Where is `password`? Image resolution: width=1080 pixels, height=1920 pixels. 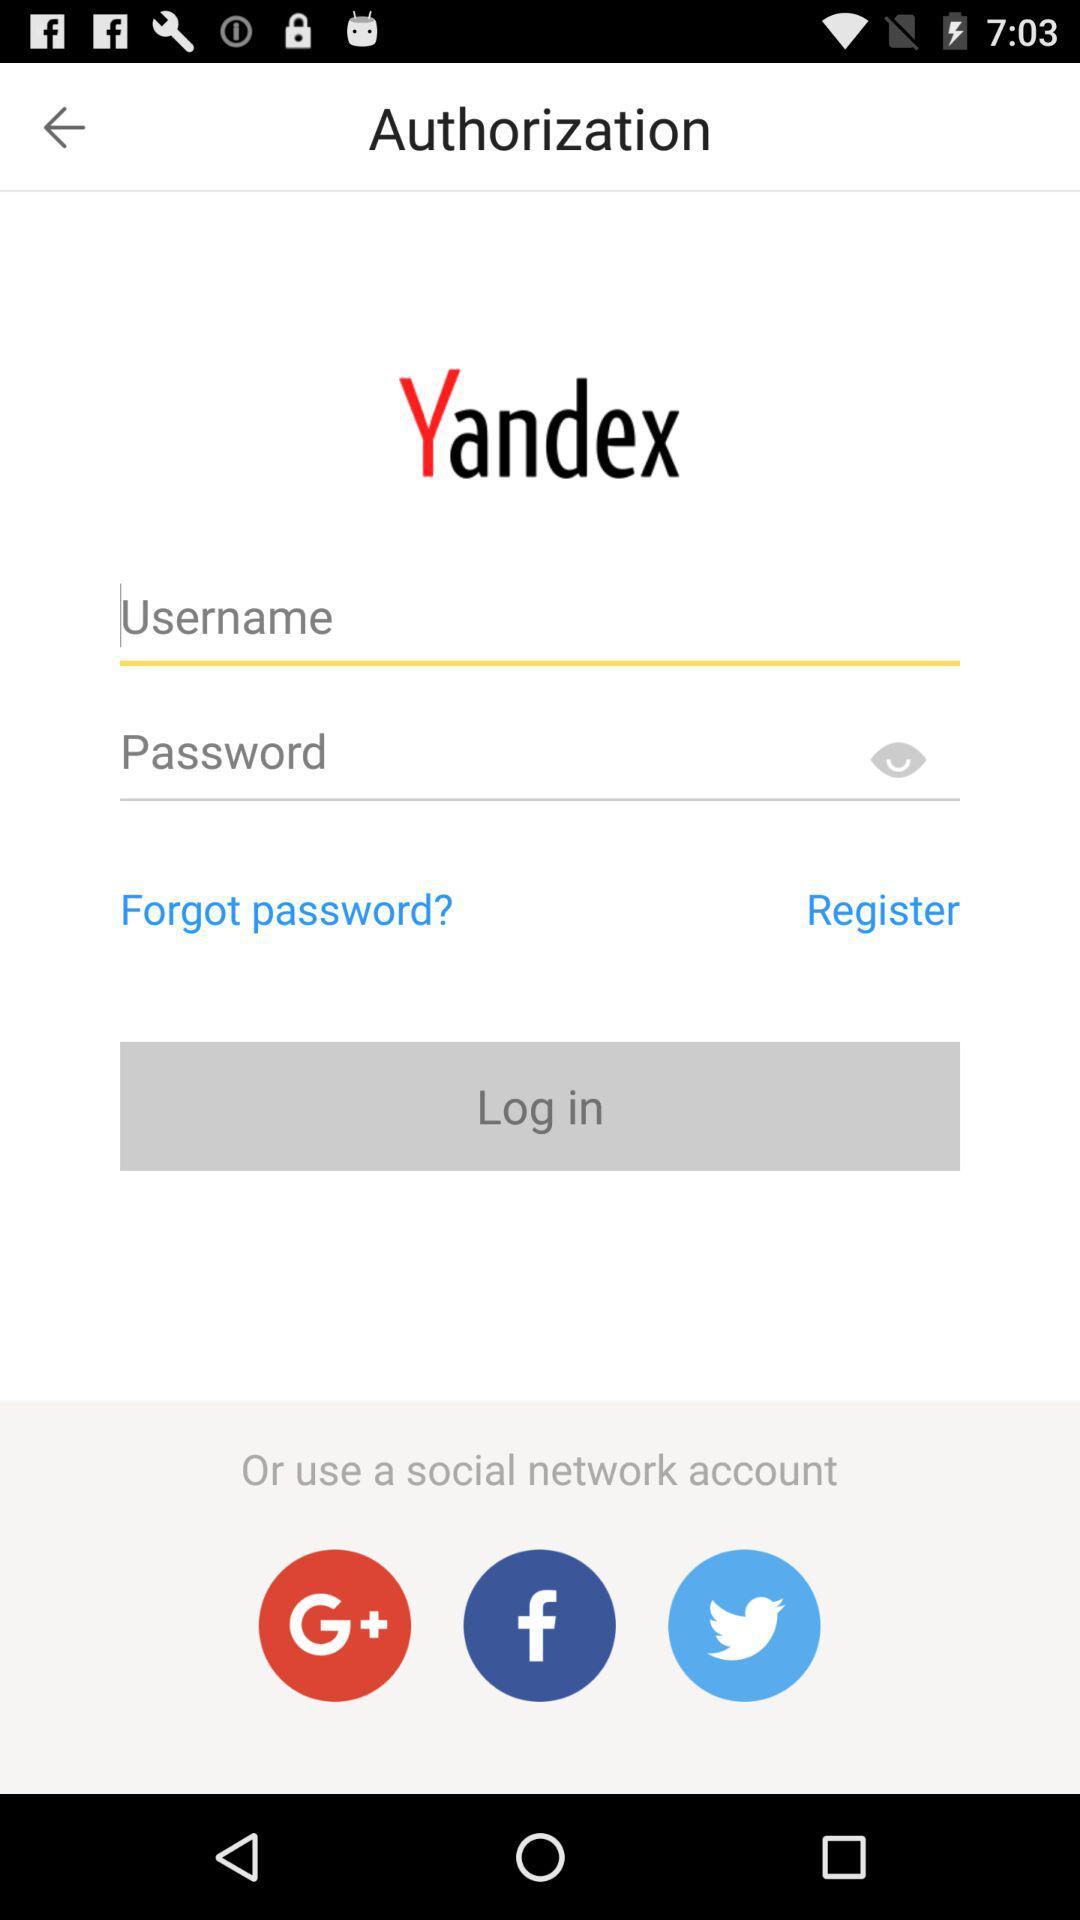 password is located at coordinates (540, 758).